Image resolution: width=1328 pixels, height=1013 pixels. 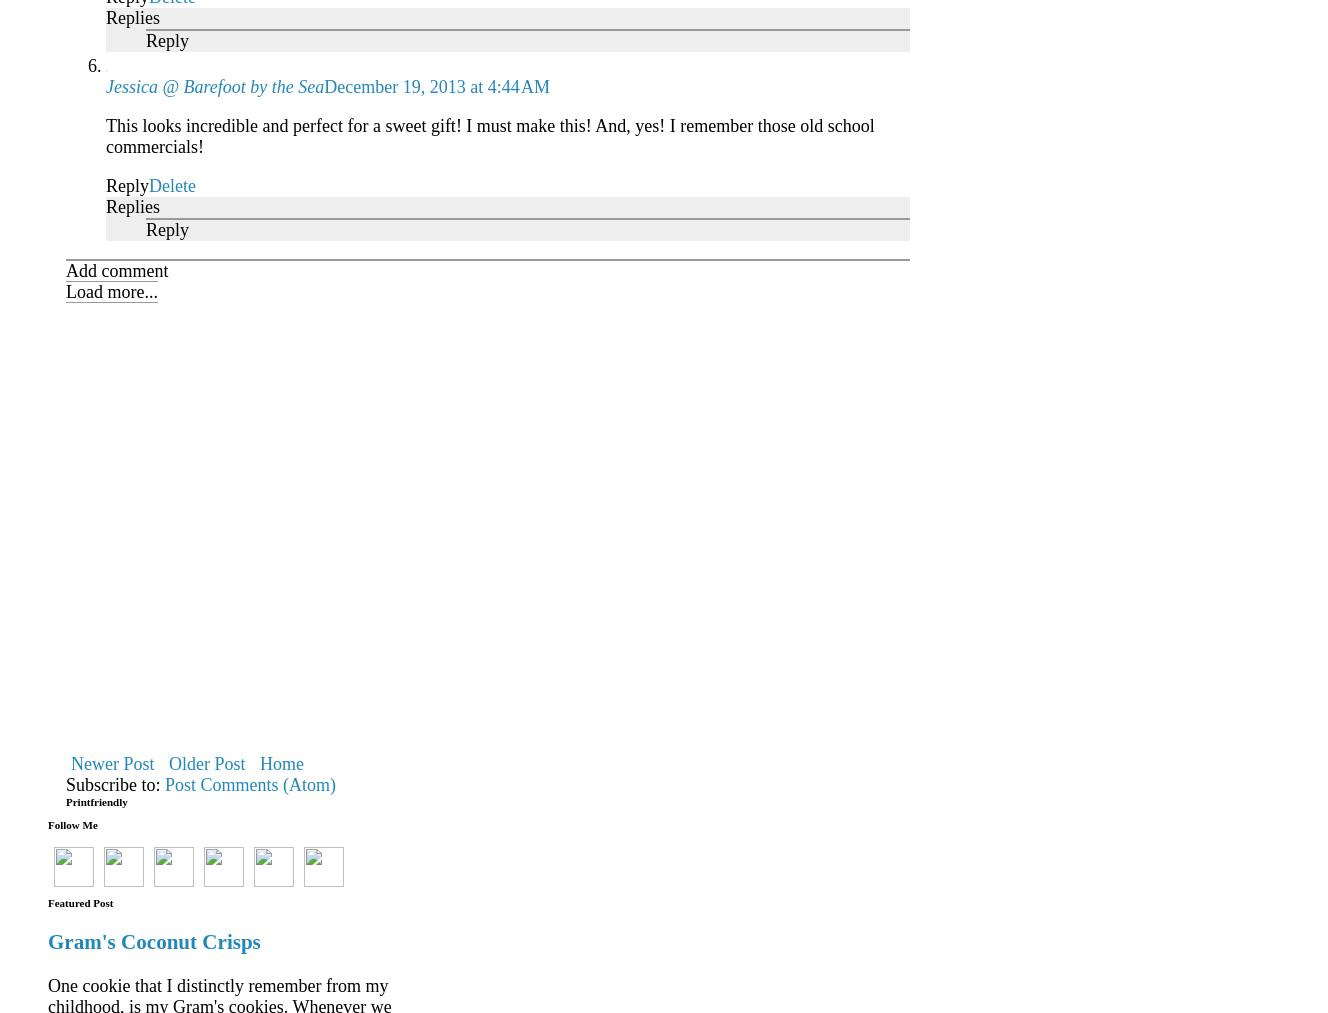 What do you see at coordinates (489, 135) in the screenshot?
I see `'This looks incredible and perfect for a sweet gift! I must make this! And, yes! I remember those old school commercials!'` at bounding box center [489, 135].